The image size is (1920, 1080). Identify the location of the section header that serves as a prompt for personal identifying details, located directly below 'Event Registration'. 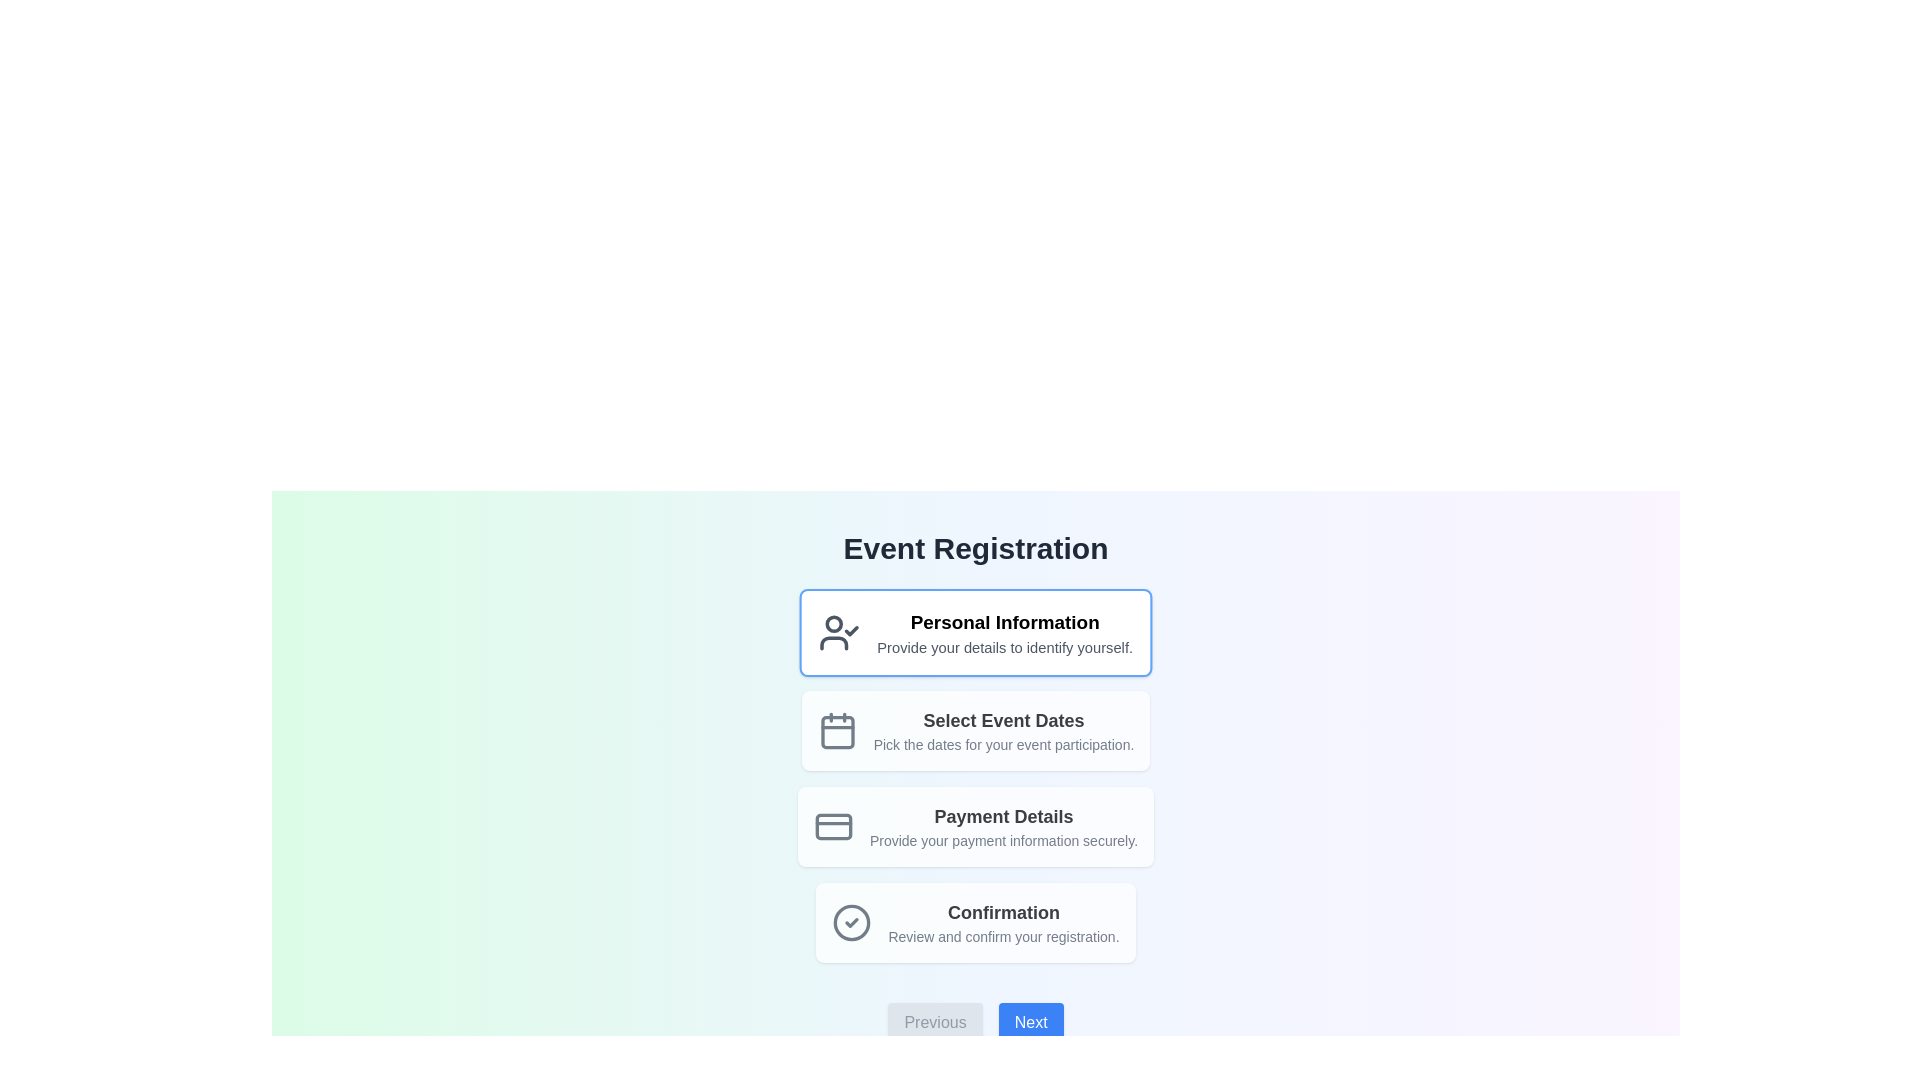
(975, 632).